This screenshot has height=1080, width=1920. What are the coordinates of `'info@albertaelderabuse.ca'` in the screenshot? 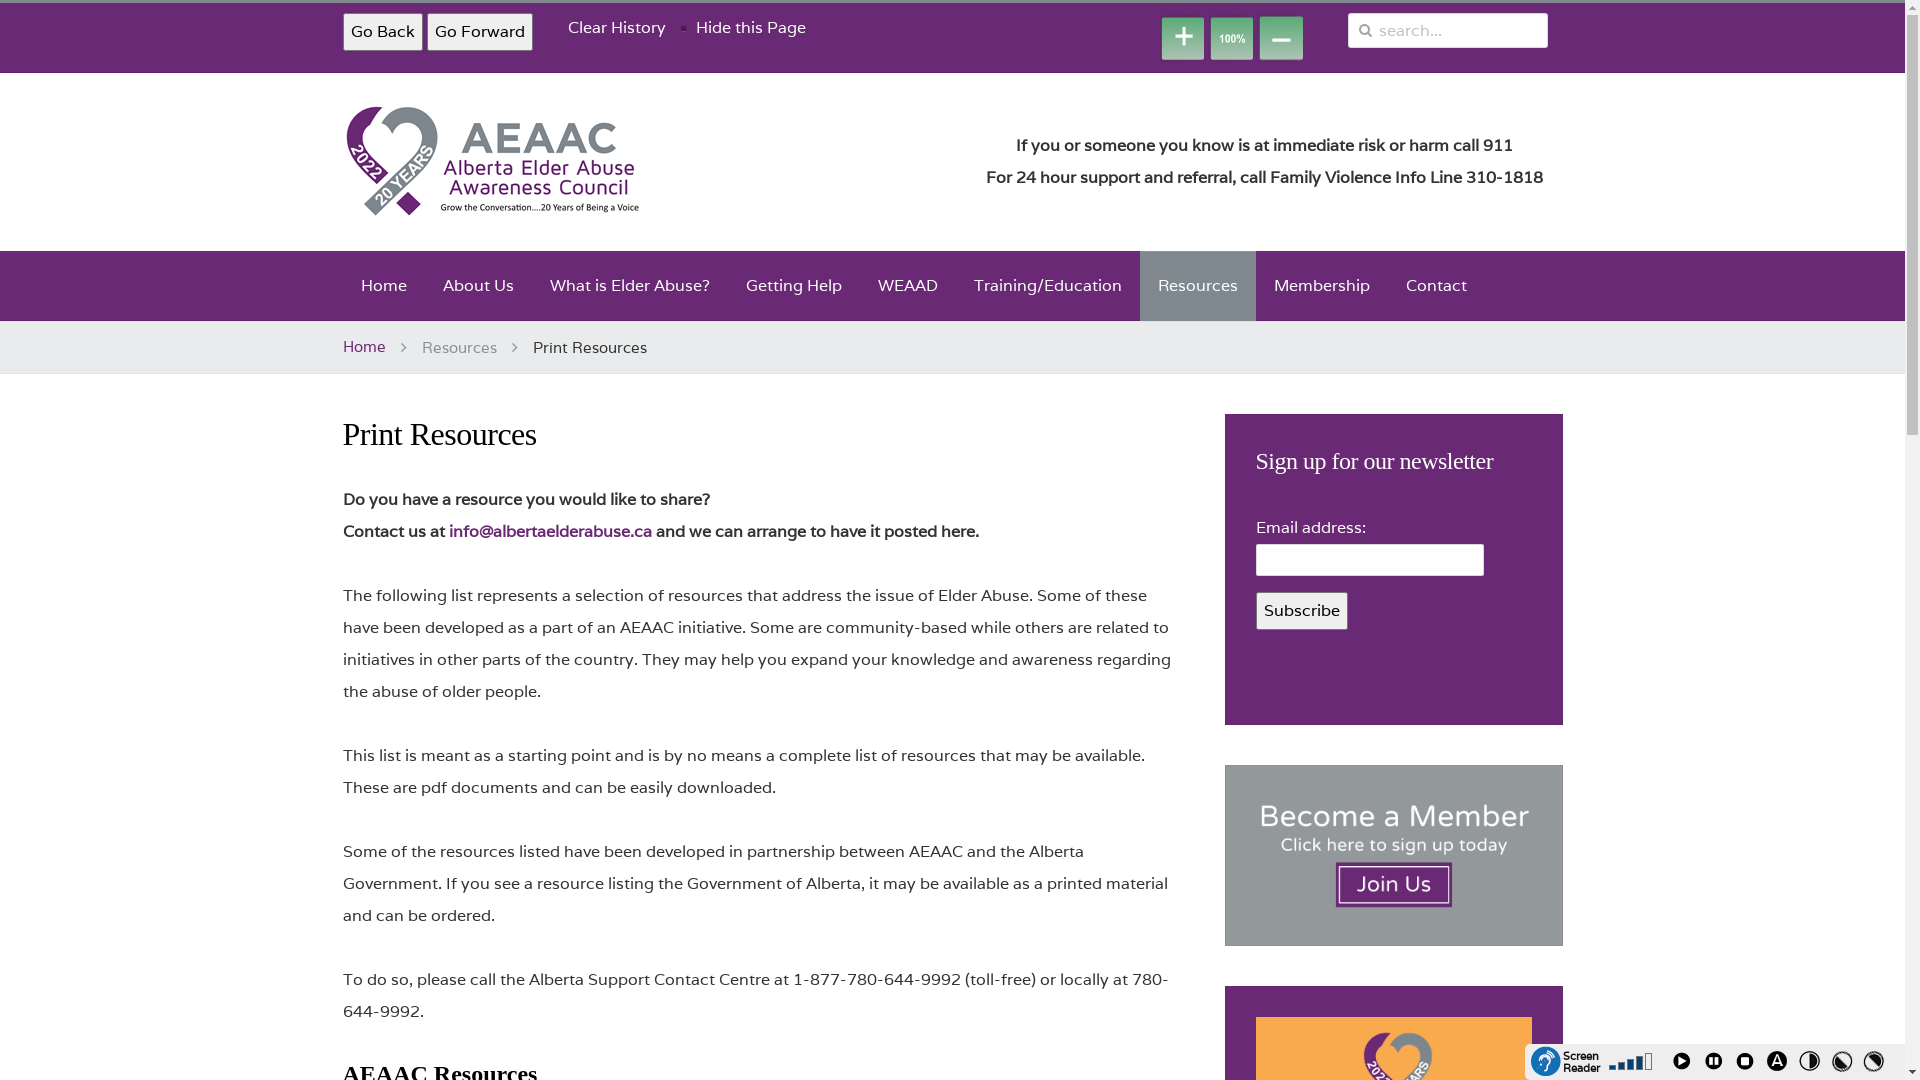 It's located at (446, 530).